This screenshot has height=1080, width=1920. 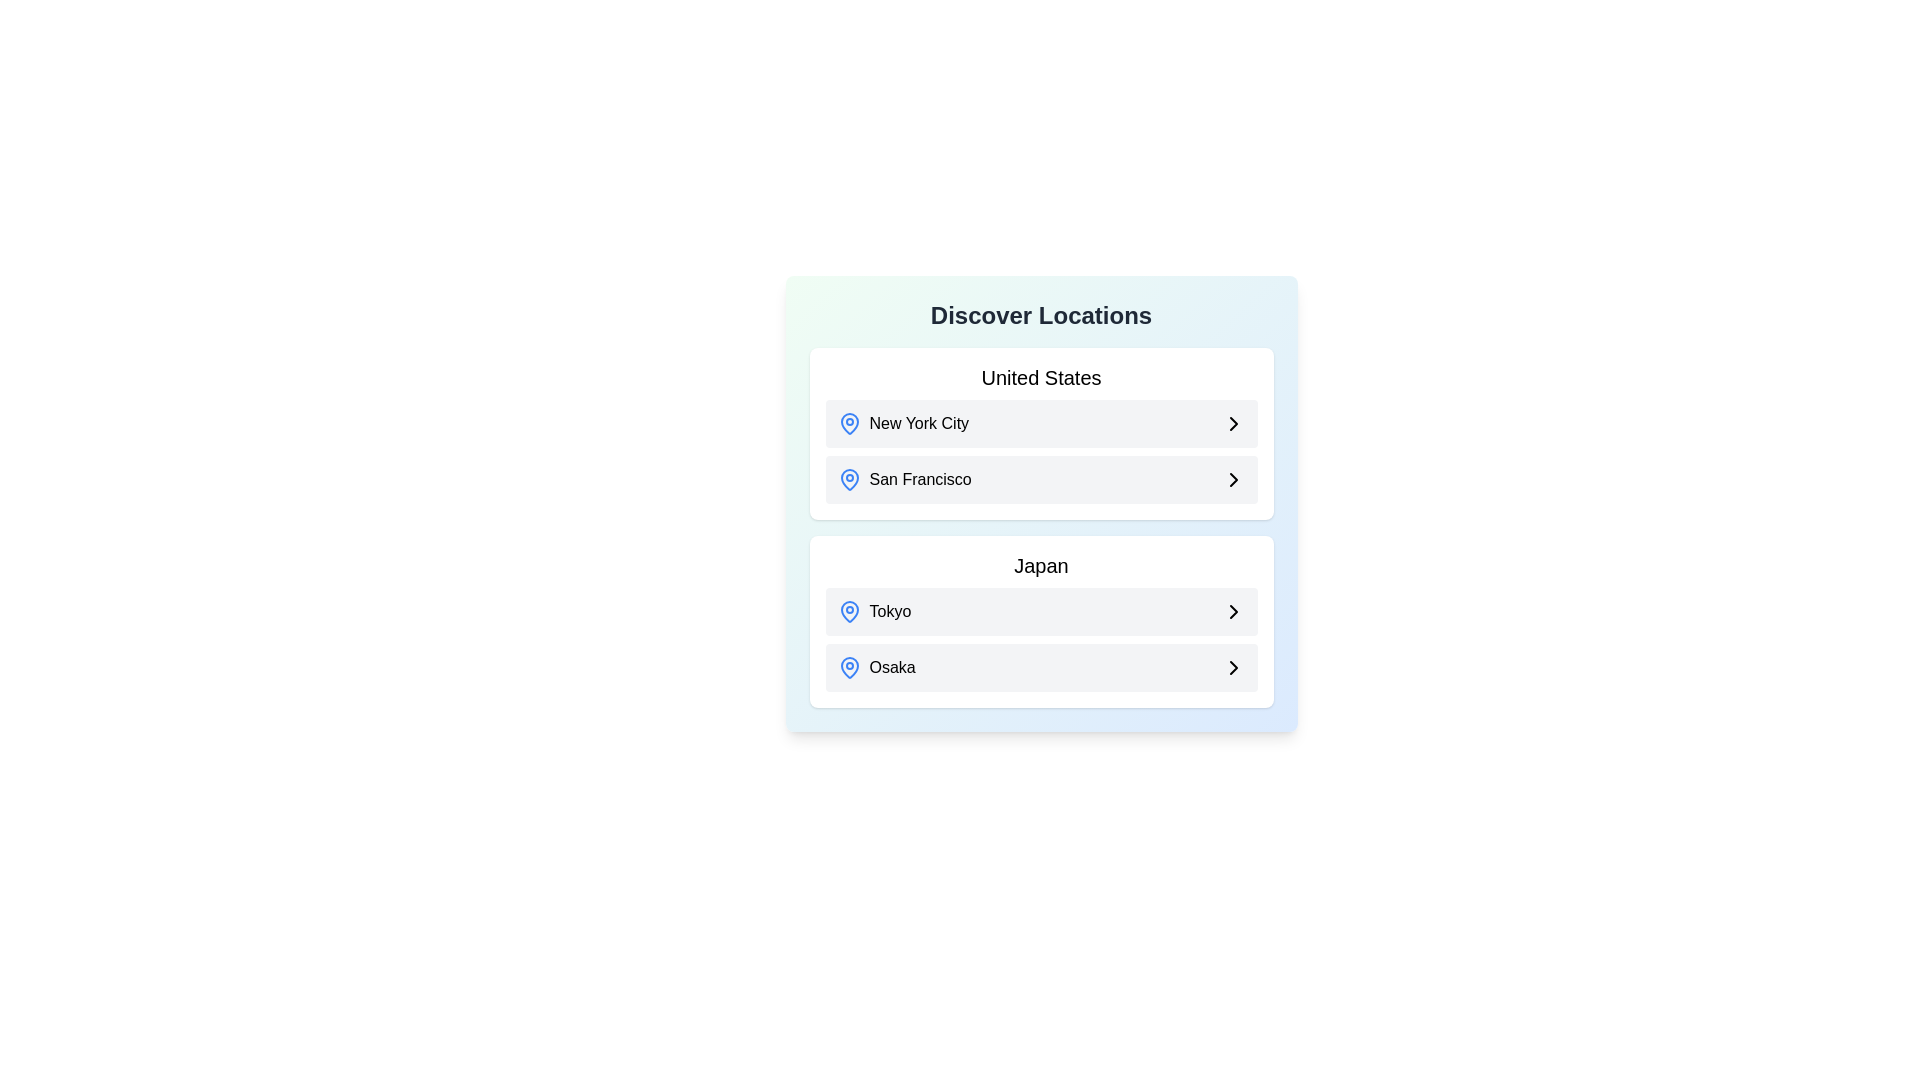 I want to click on the blue map pin icon positioned before the text label 'New York City' in the list of locations under 'United States', so click(x=849, y=423).